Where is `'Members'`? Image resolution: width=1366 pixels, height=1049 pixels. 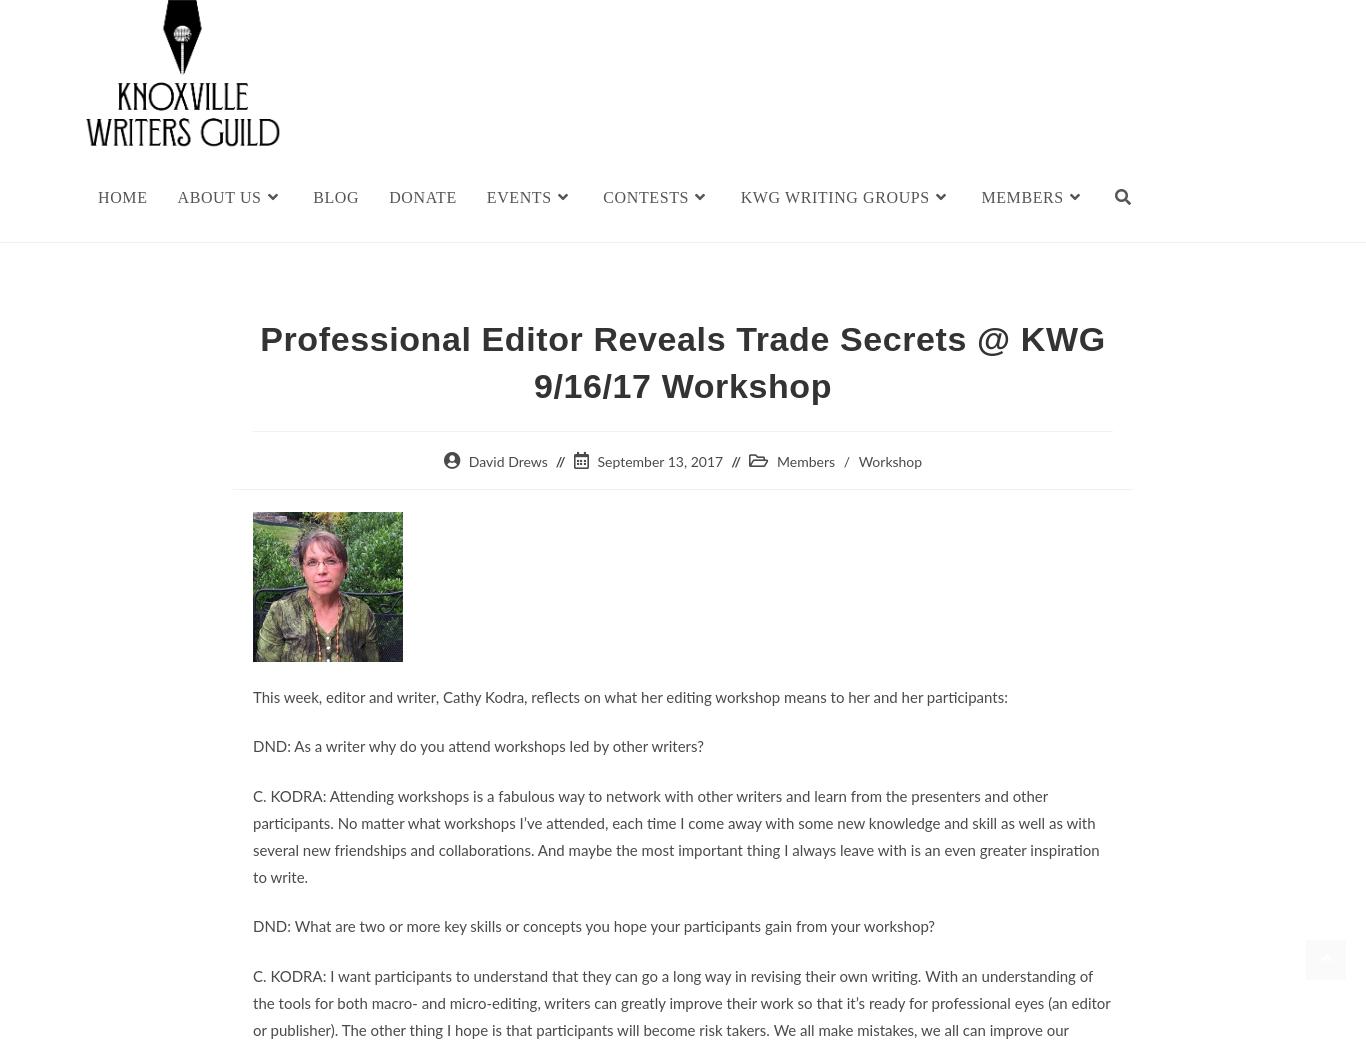 'Members' is located at coordinates (804, 461).